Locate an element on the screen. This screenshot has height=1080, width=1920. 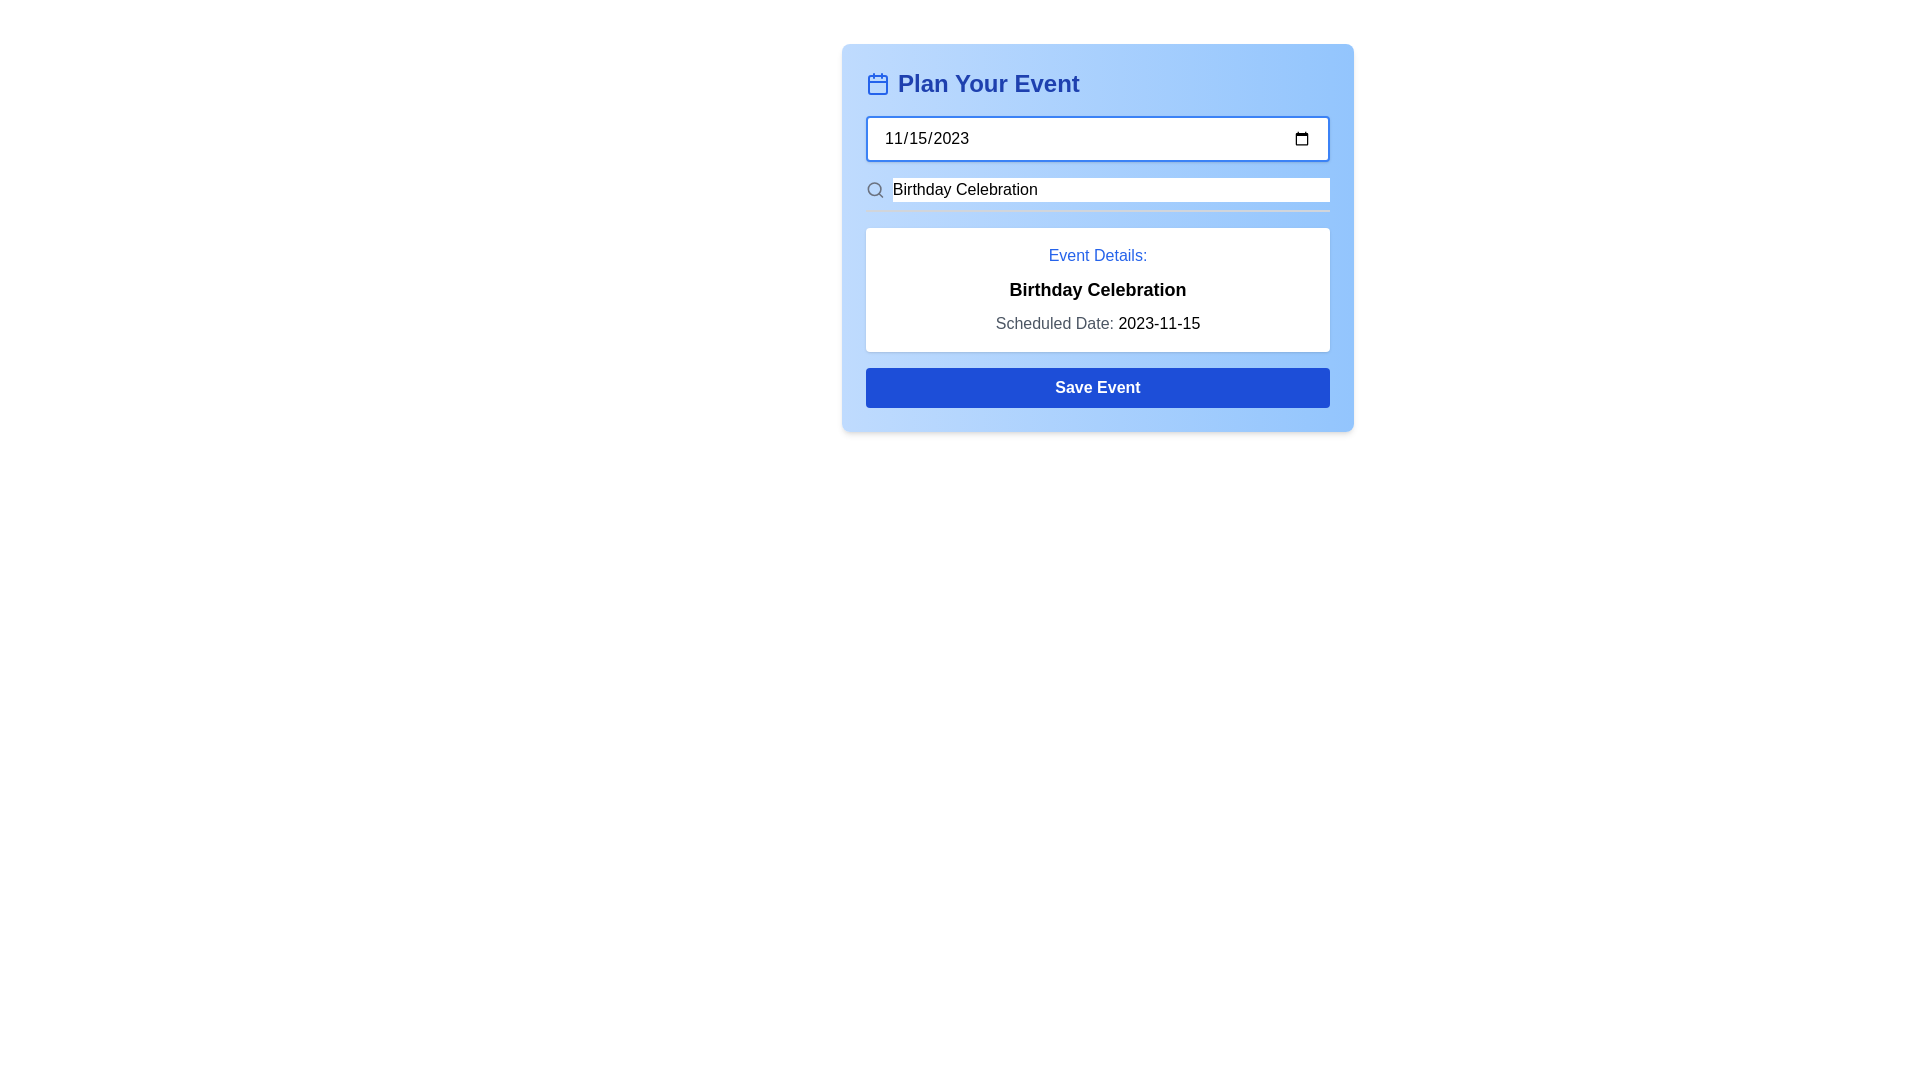
the search icon located to the left of the 'Birthday Celebration' text input field to initiate a search is located at coordinates (874, 189).